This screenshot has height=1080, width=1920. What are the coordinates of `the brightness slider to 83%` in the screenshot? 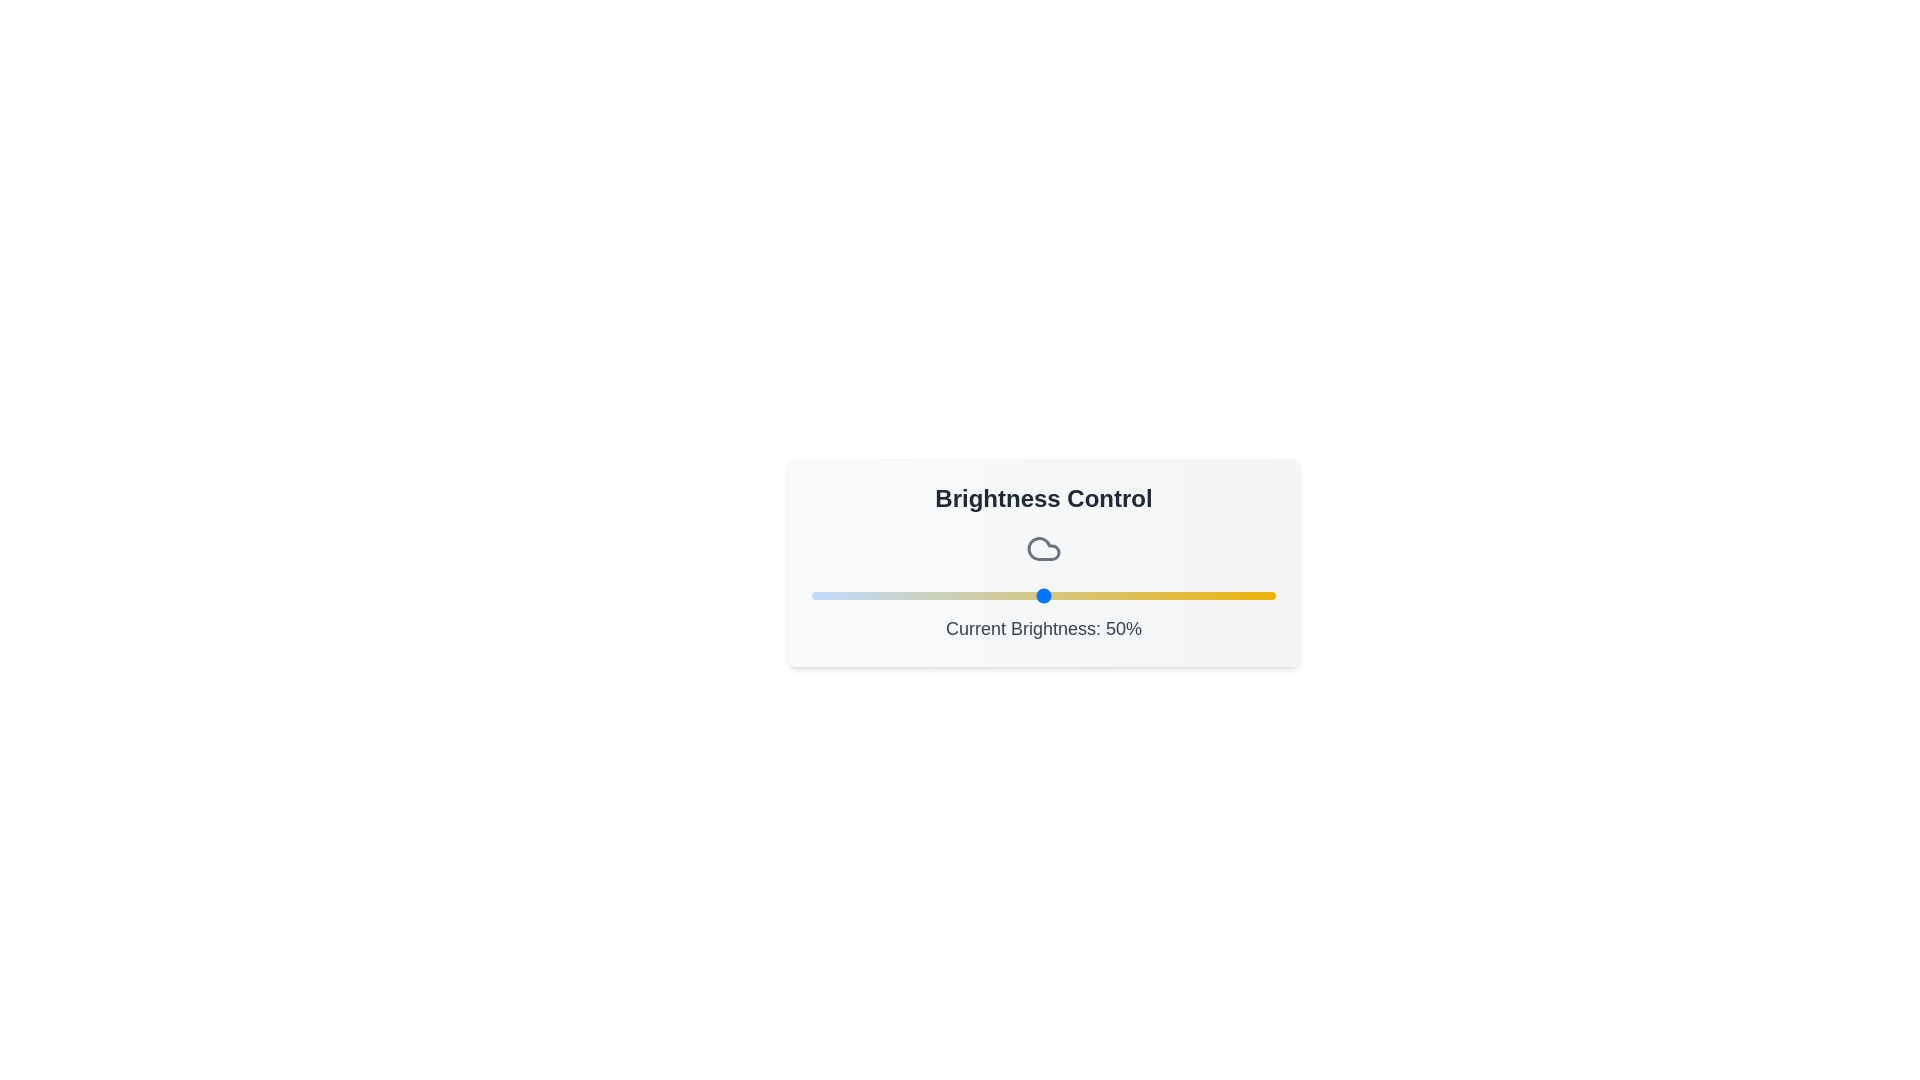 It's located at (1197, 595).